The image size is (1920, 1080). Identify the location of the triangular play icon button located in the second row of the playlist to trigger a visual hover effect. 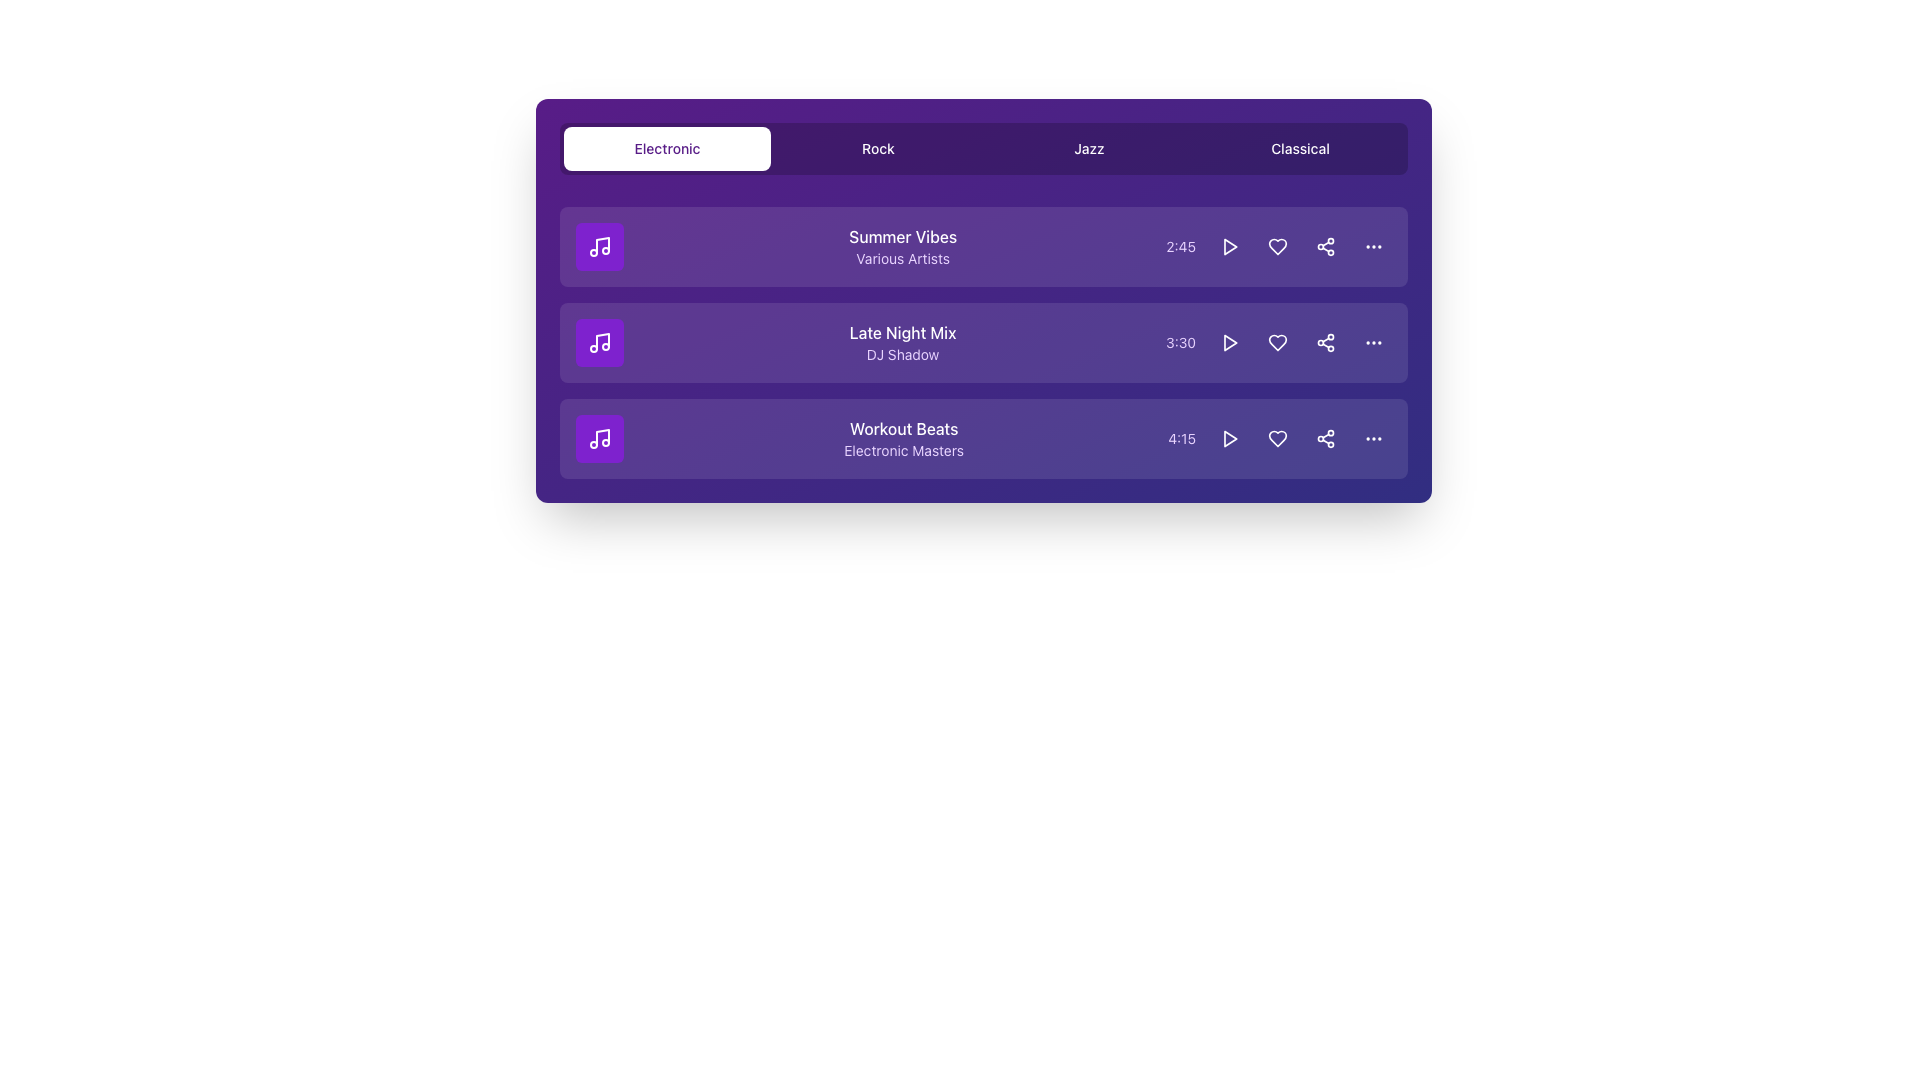
(1228, 342).